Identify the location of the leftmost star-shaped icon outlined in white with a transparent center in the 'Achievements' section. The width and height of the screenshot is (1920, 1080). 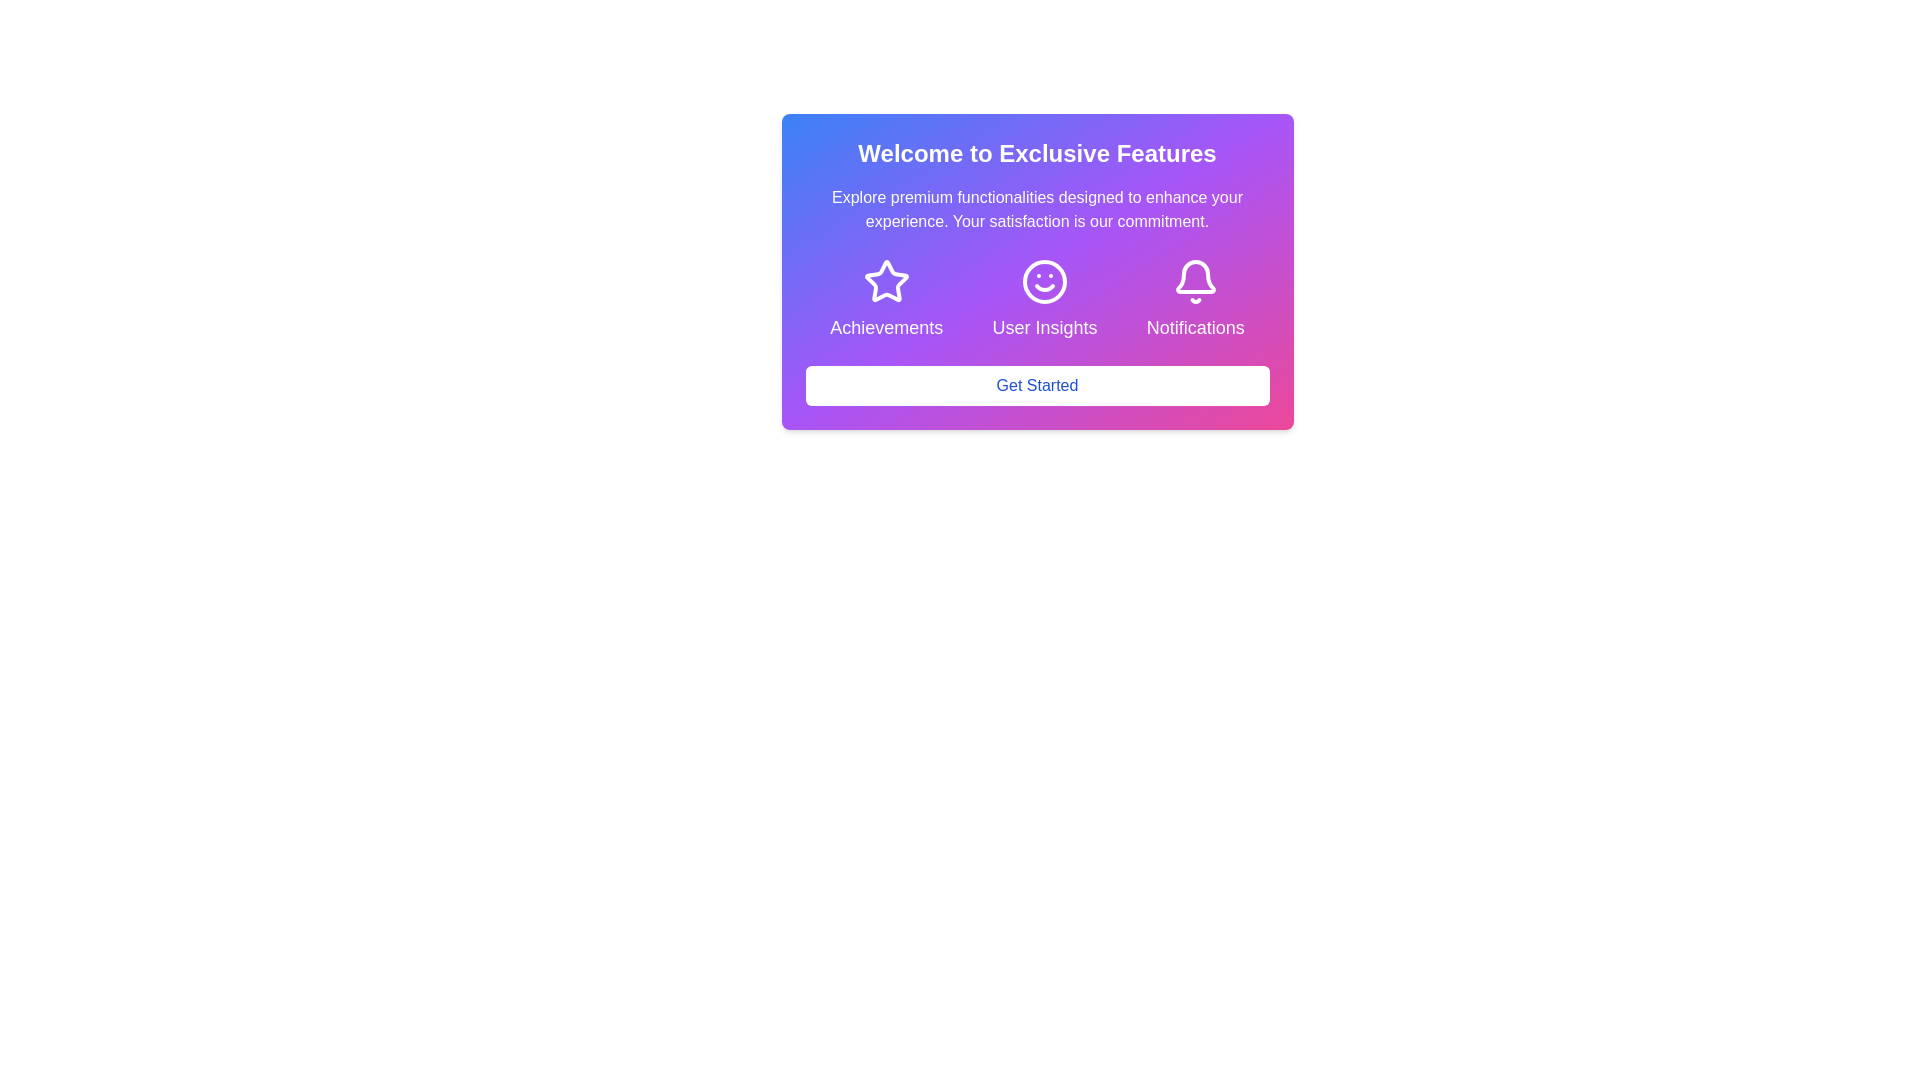
(885, 281).